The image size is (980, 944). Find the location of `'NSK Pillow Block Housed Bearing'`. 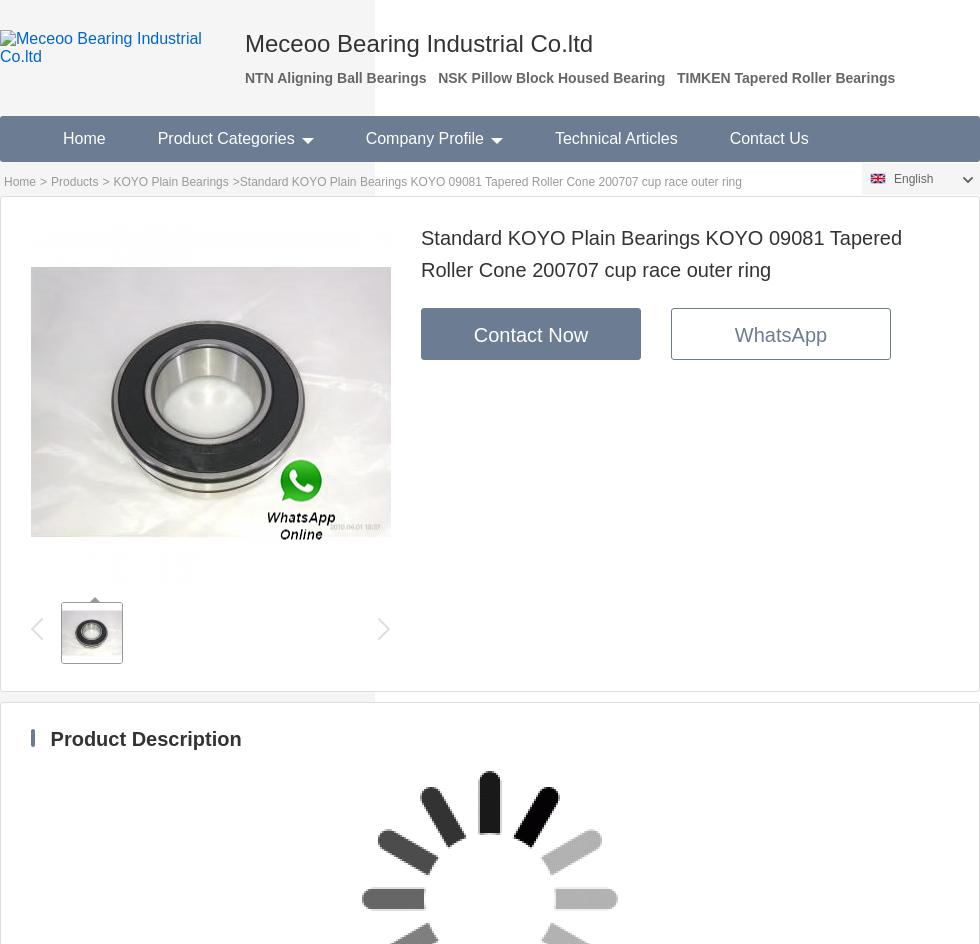

'NSK Pillow Block Housed Bearing' is located at coordinates (437, 76).